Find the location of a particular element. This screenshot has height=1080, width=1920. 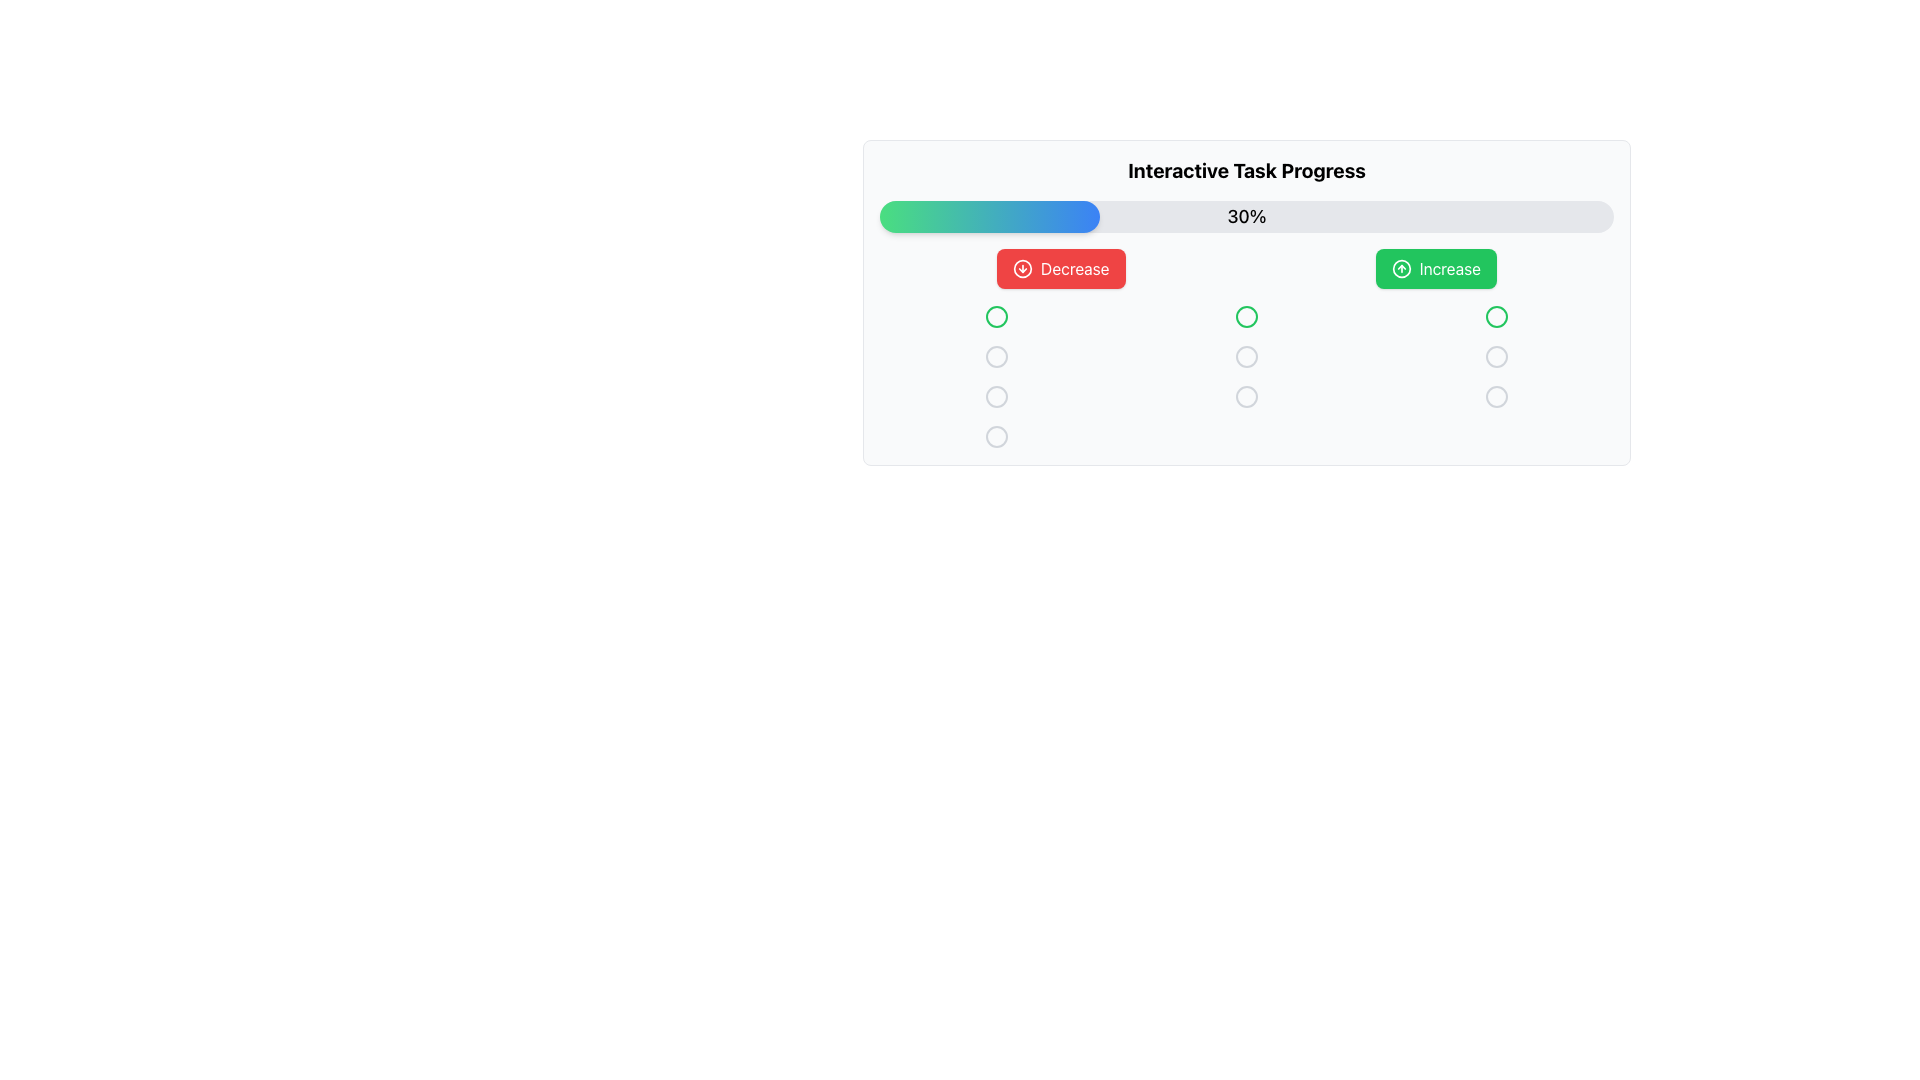

the Interactive button located in the middle column, third from the top is located at coordinates (1246, 303).